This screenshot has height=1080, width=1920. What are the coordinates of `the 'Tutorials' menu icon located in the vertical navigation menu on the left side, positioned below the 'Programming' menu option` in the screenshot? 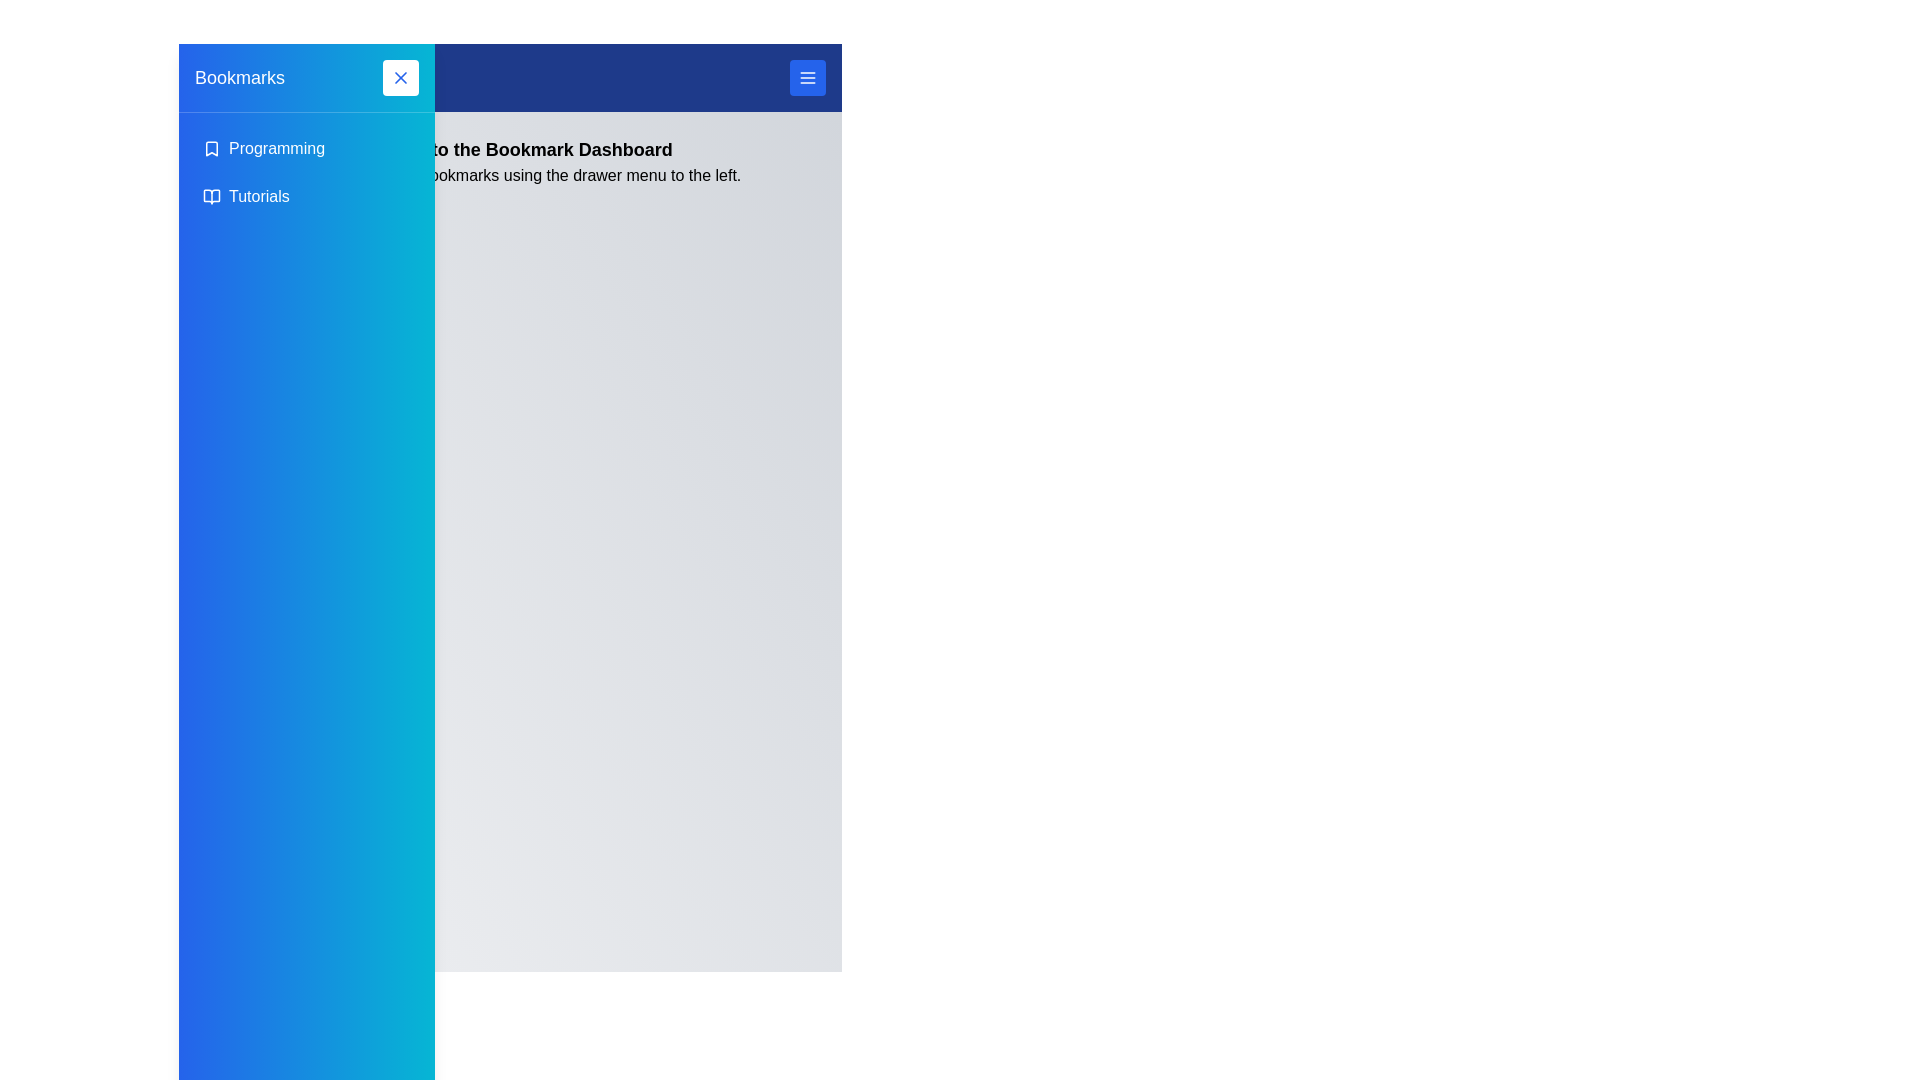 It's located at (211, 196).